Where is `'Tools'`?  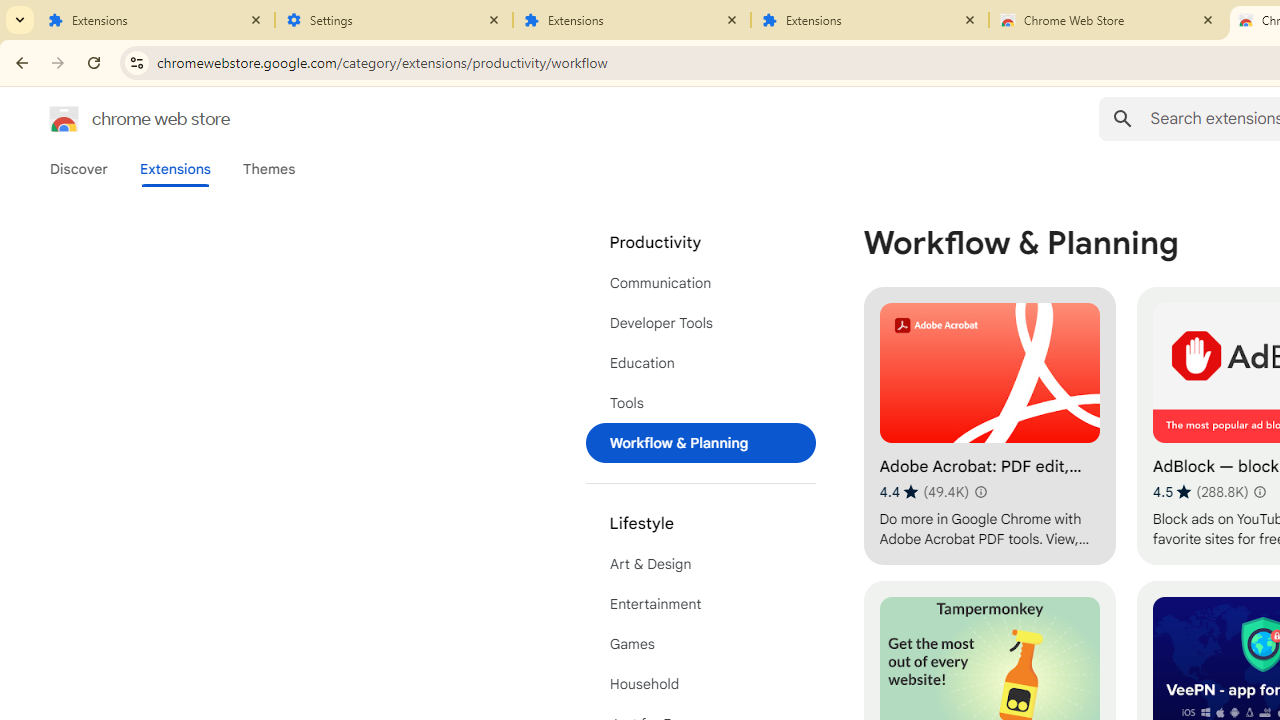
'Tools' is located at coordinates (700, 403).